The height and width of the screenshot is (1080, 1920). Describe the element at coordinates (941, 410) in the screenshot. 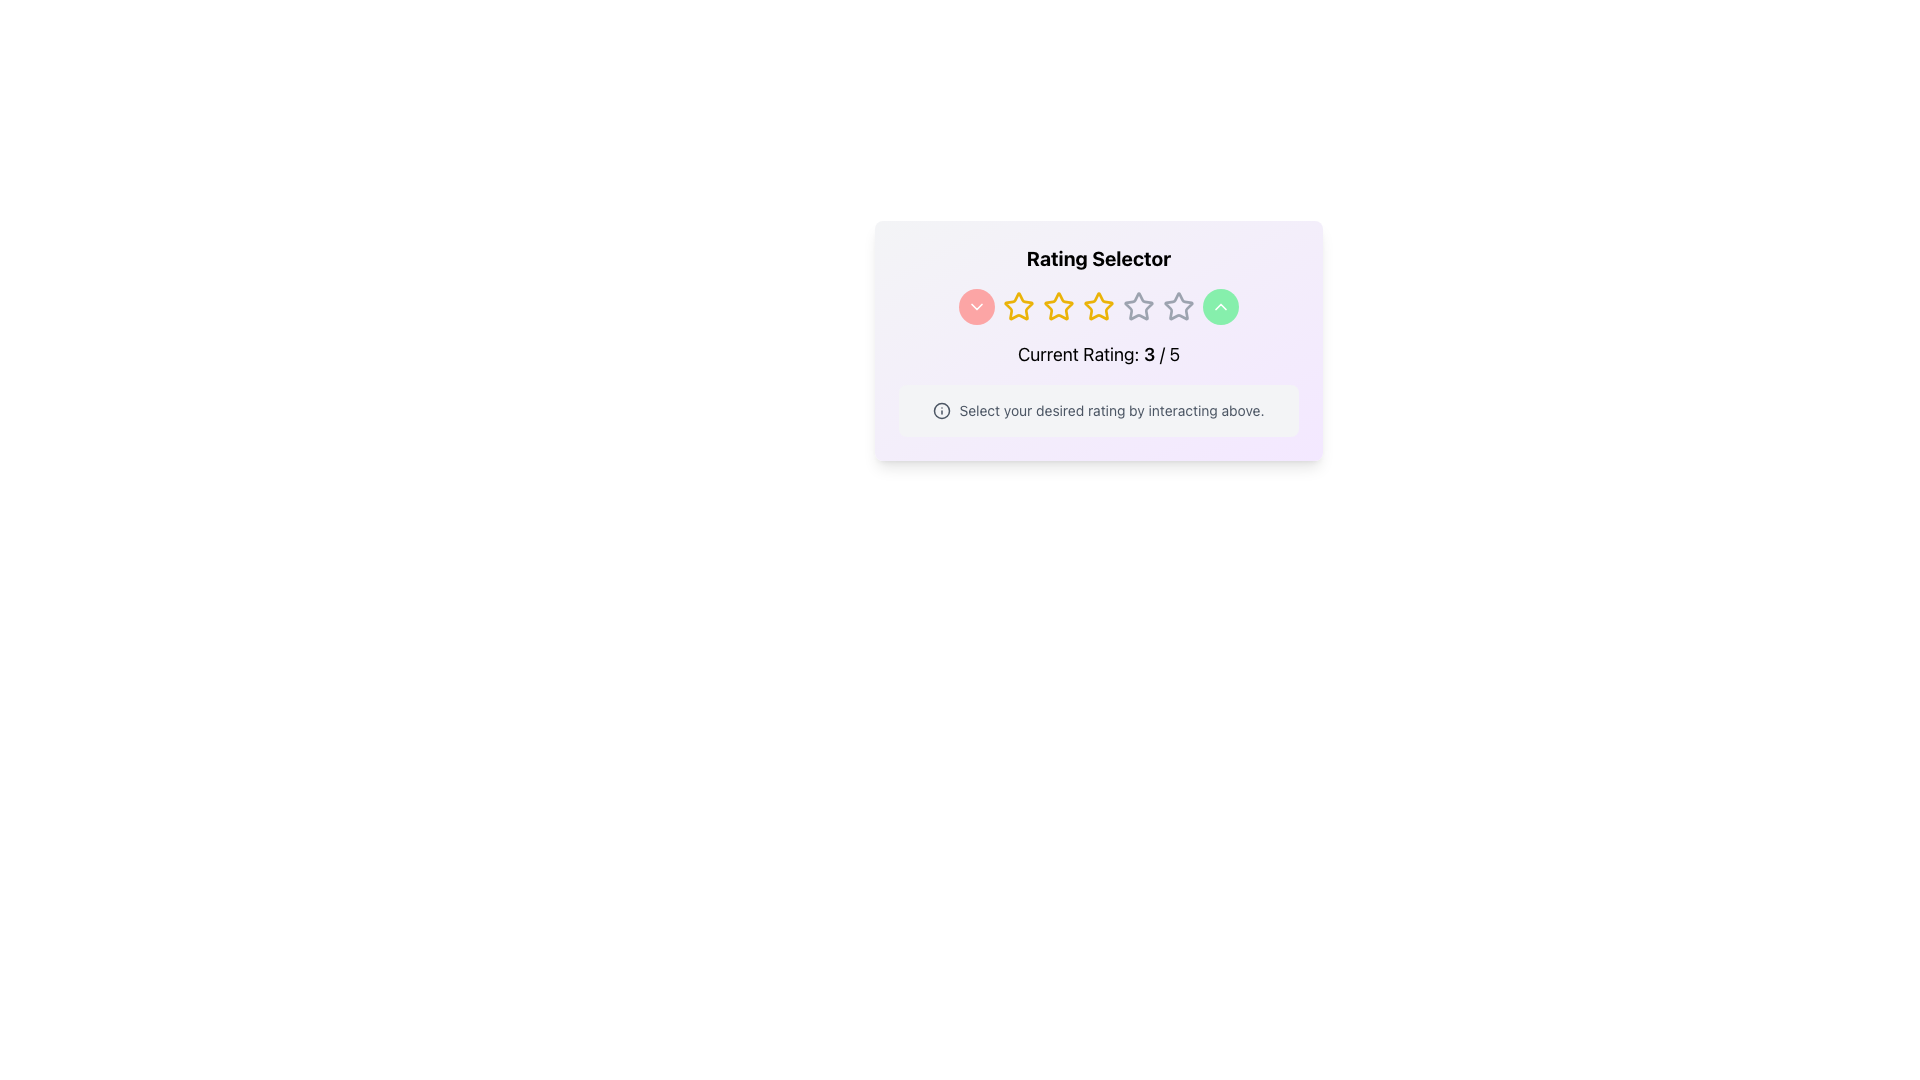

I see `the small circular SVG icon with a dark gray stroke and an exclamation mark, located to the left of the text 'Select your desired rating by interacting above'` at that location.